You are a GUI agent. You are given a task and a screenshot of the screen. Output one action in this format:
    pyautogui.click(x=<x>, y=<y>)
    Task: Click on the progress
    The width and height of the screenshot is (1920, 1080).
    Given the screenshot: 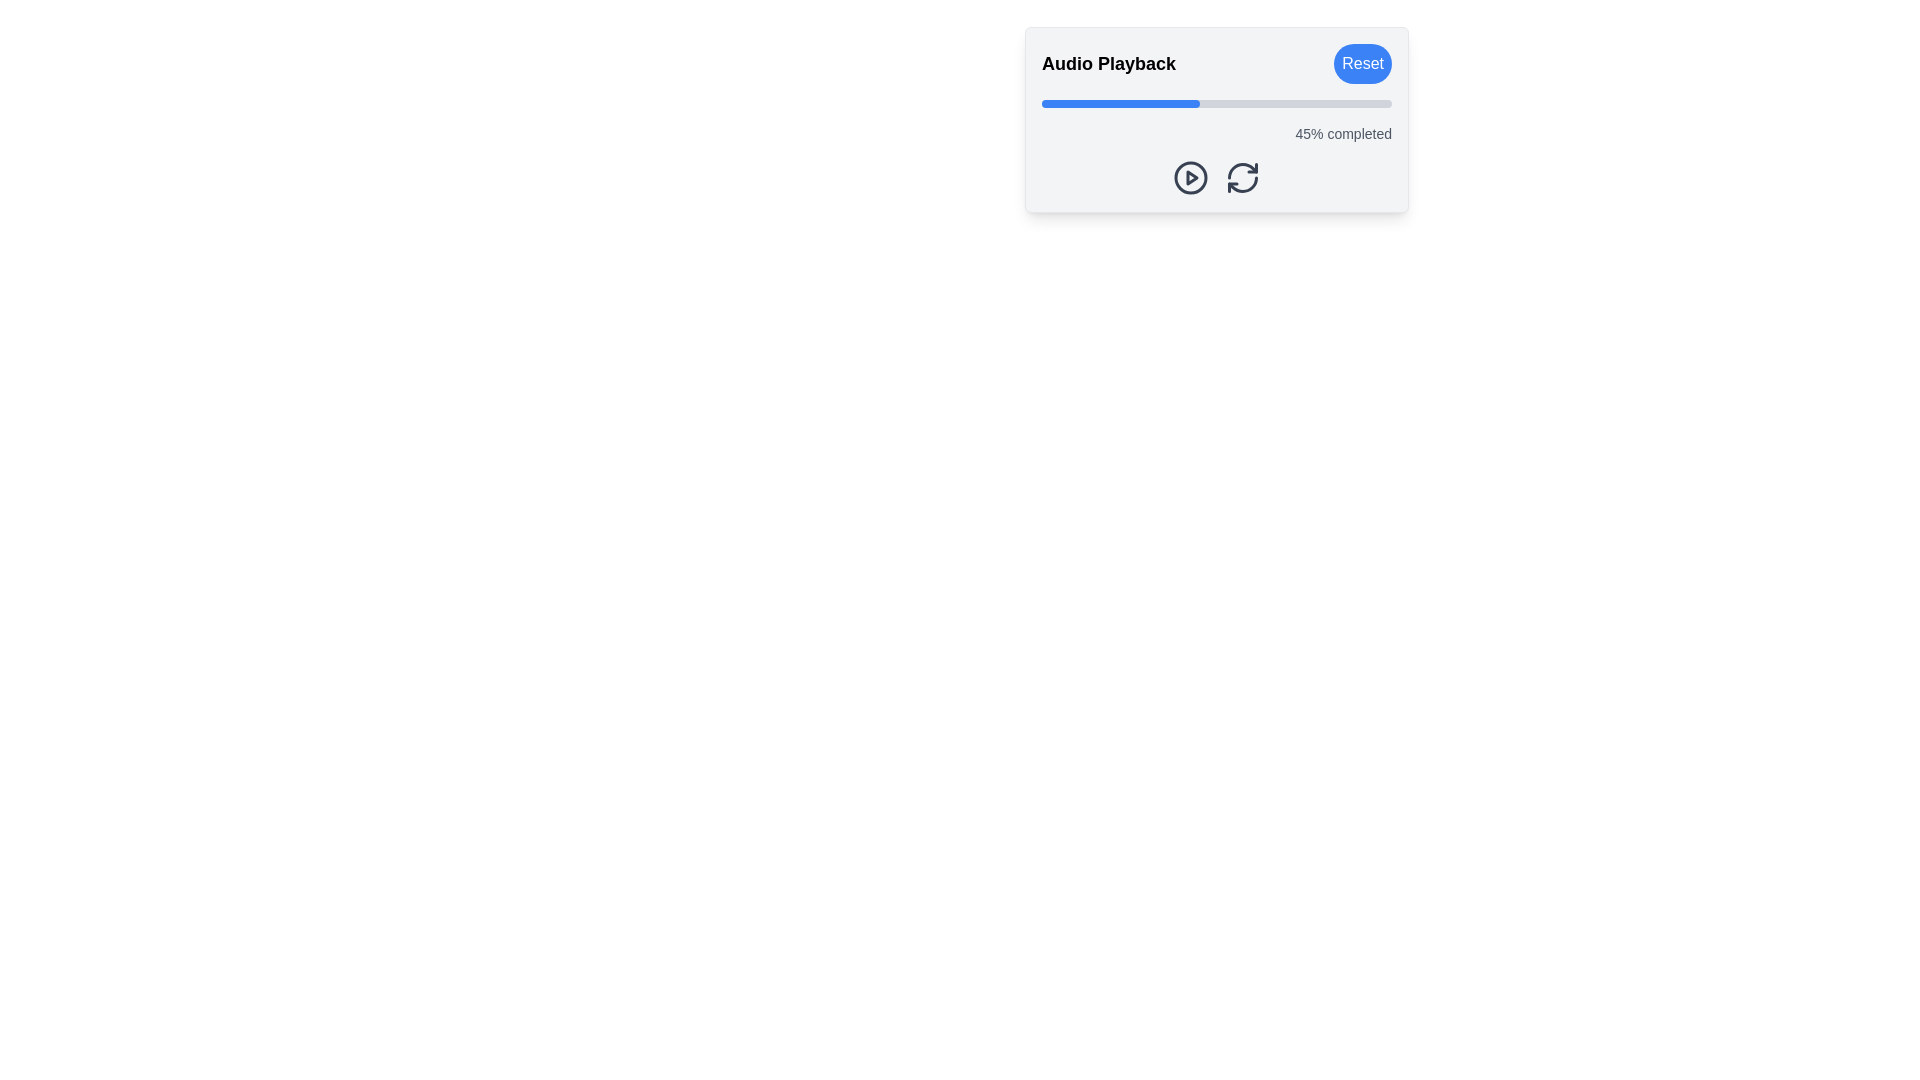 What is the action you would take?
    pyautogui.click(x=1086, y=104)
    